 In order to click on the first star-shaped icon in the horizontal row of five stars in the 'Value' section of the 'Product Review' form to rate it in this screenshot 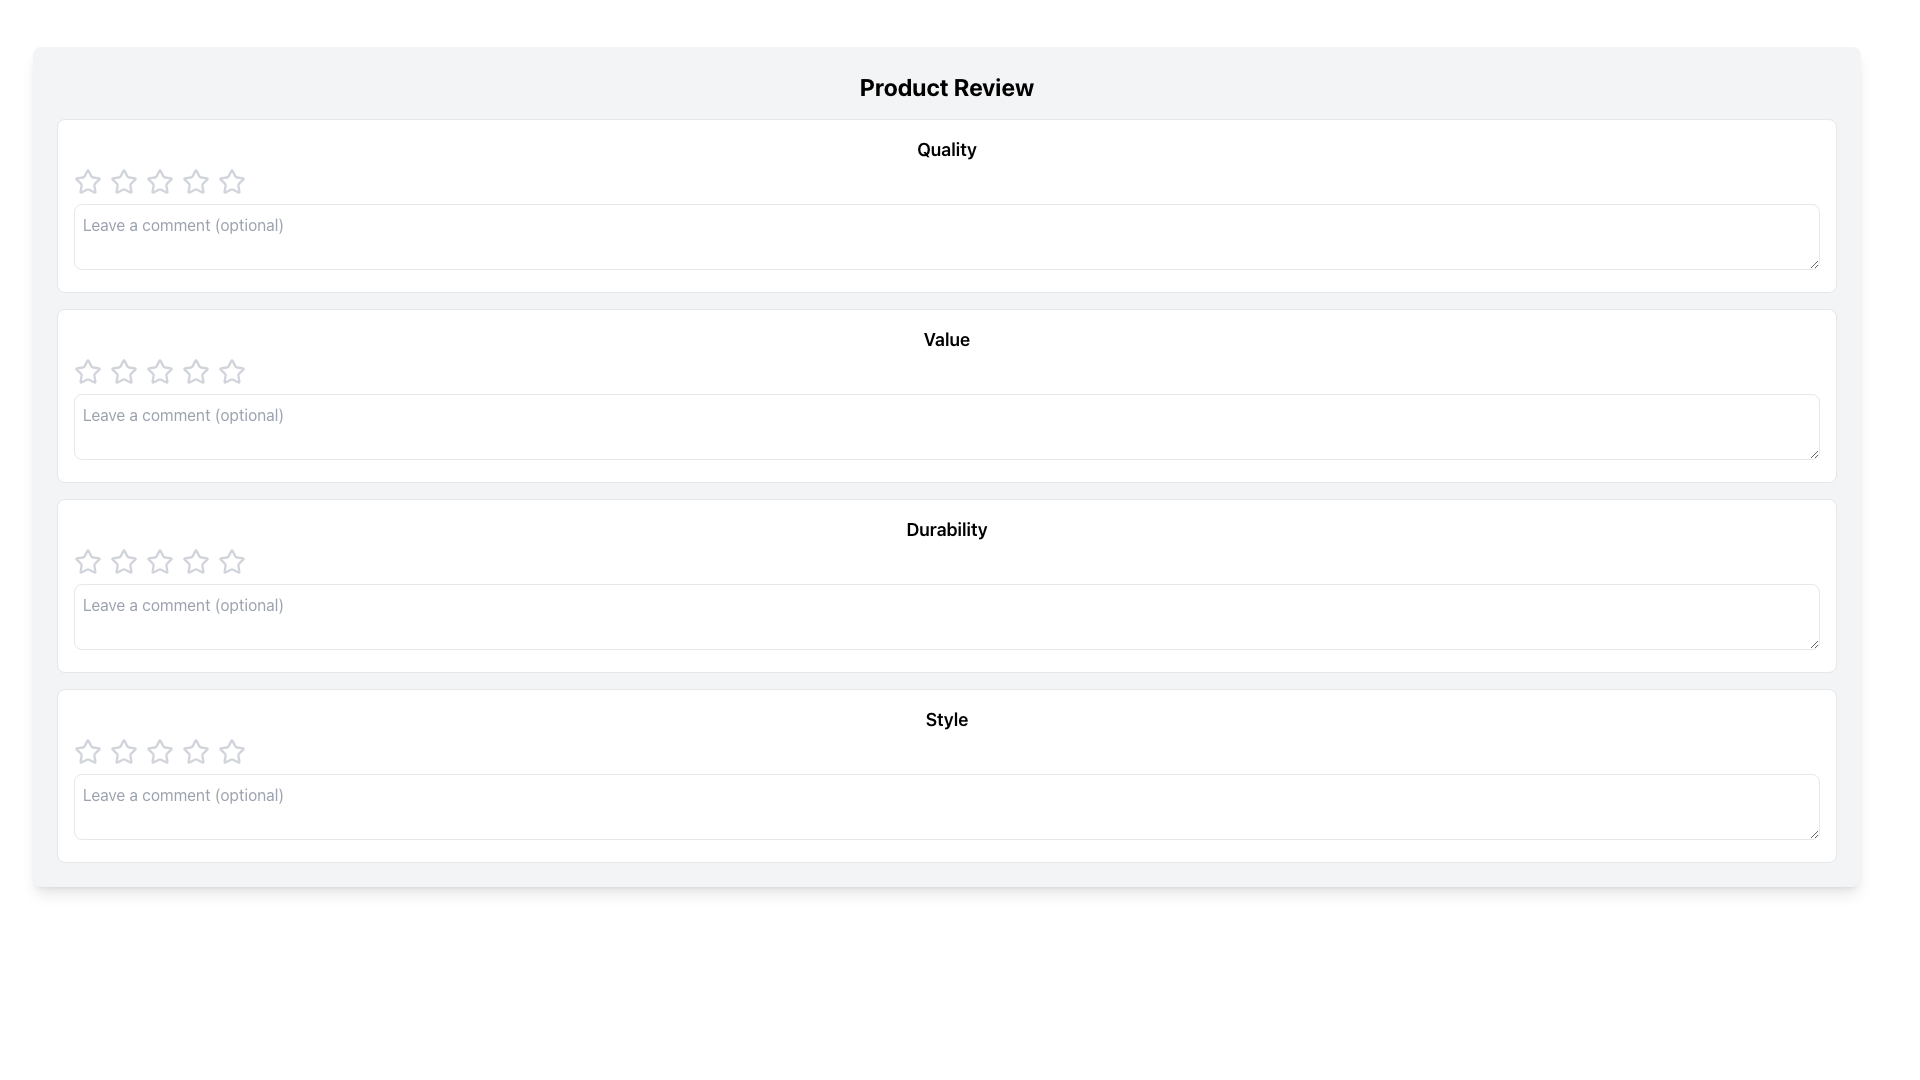, I will do `click(123, 371)`.